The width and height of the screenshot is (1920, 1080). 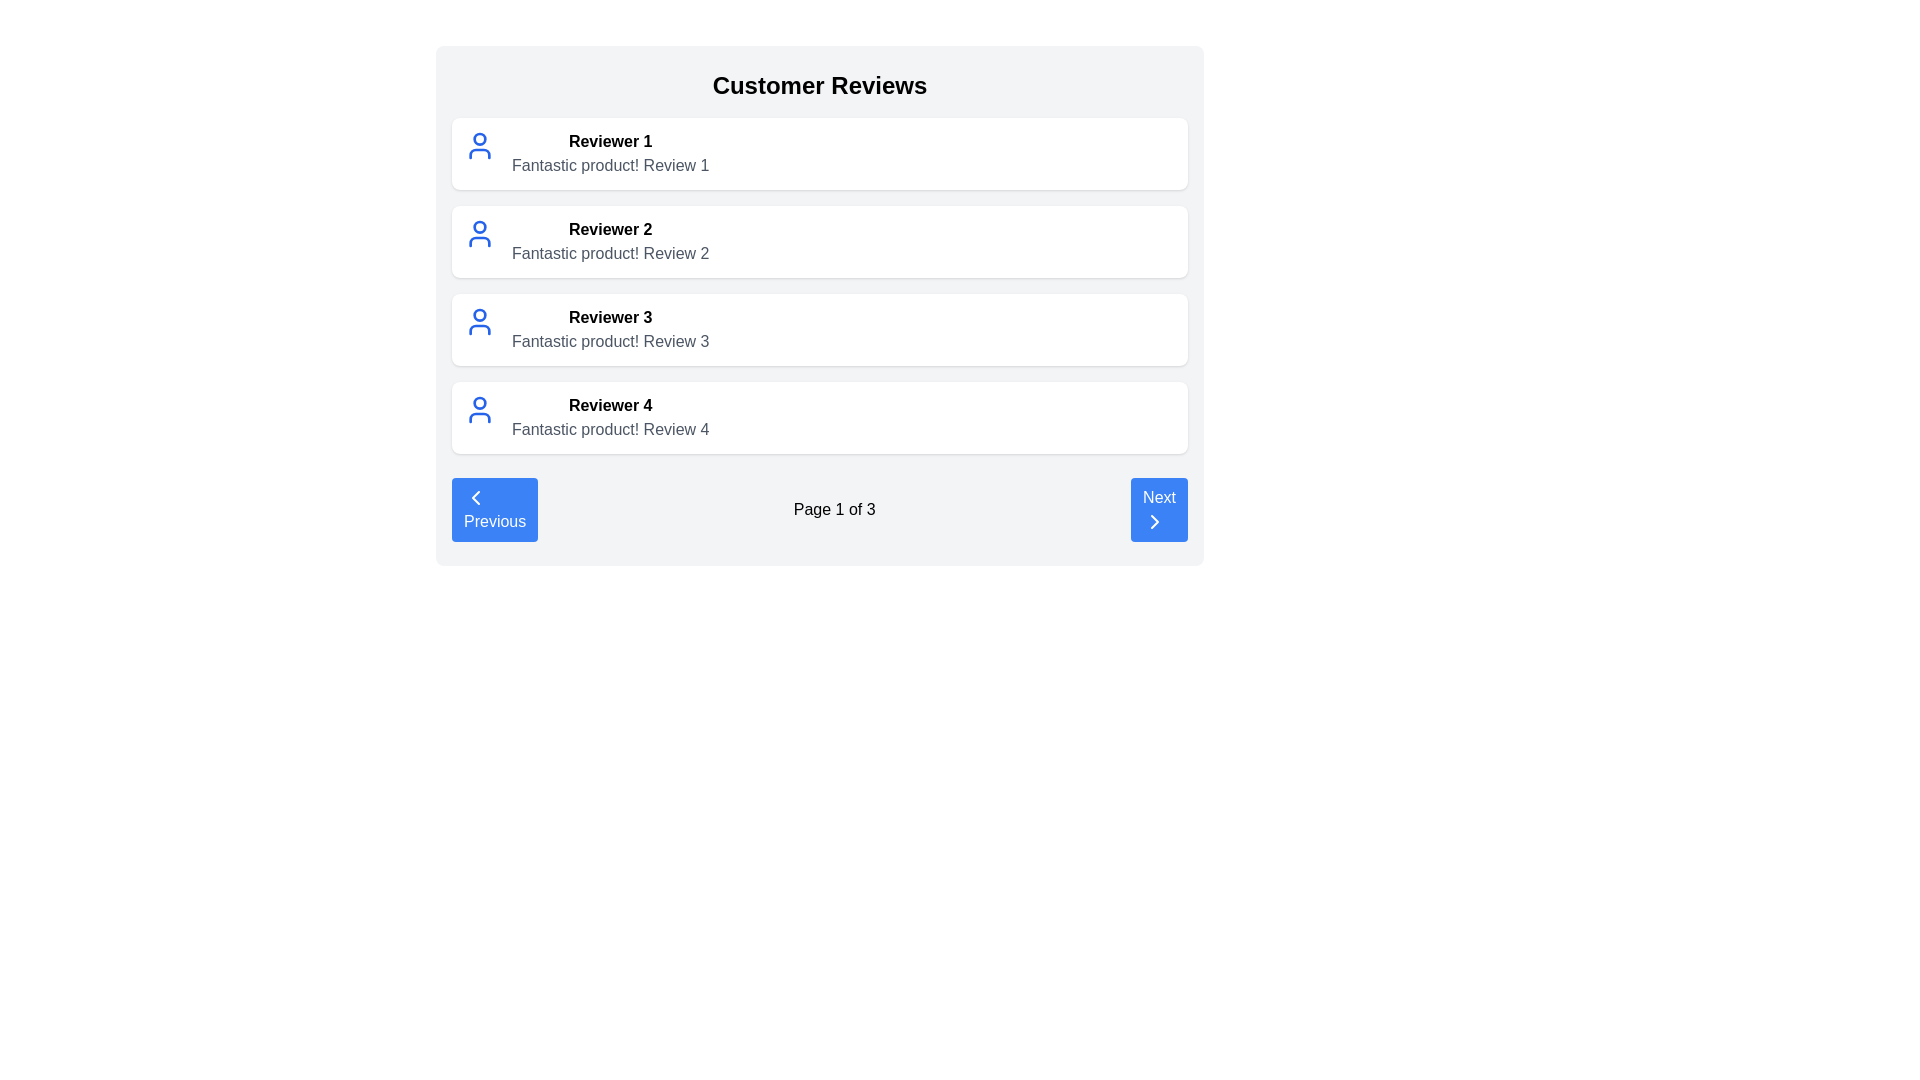 I want to click on static text that displays 'Fantastic product! Review 2', which is located in the 'Customer Reviews' section beneath 'Reviewer 2', so click(x=609, y=253).